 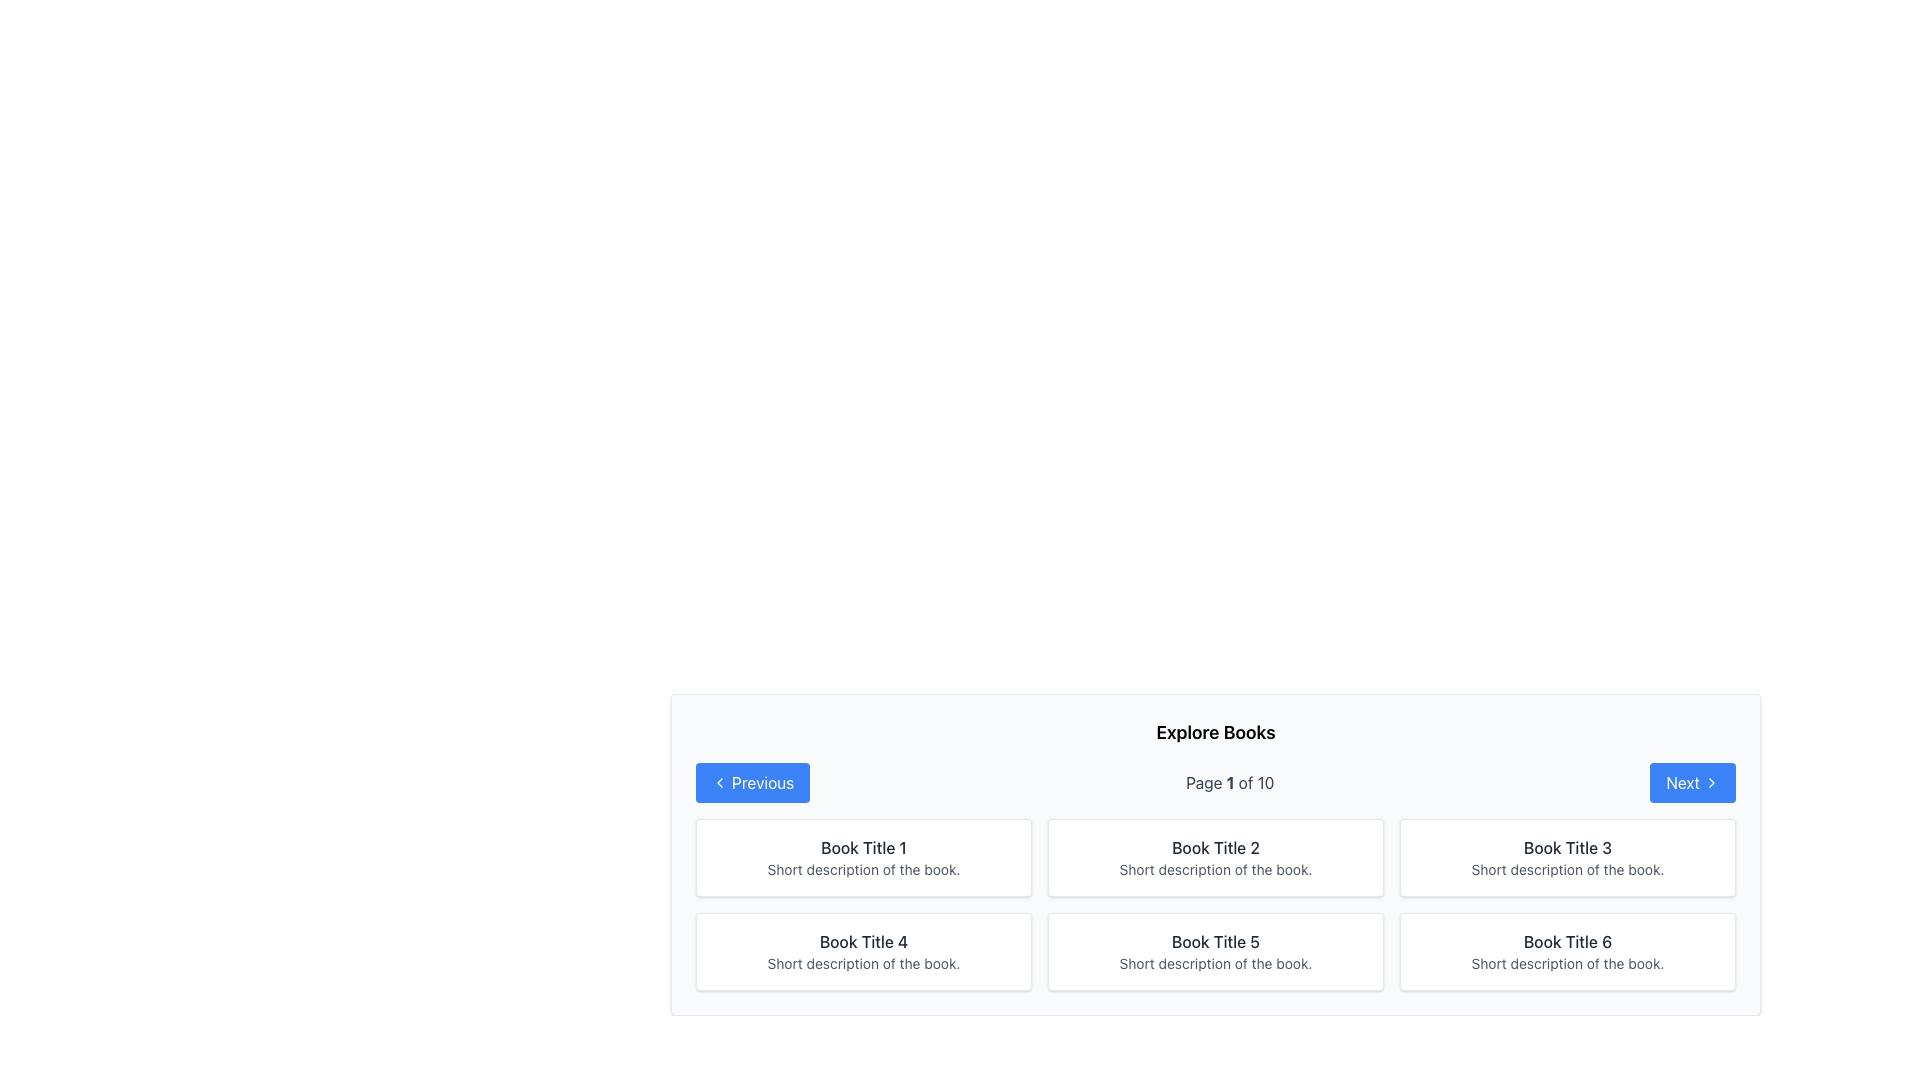 What do you see at coordinates (1567, 869) in the screenshot?
I see `the text label displaying 'Short description of the book.' which is located underneath the book title 'Book Title 3' in the 'Explore Books' UI section` at bounding box center [1567, 869].